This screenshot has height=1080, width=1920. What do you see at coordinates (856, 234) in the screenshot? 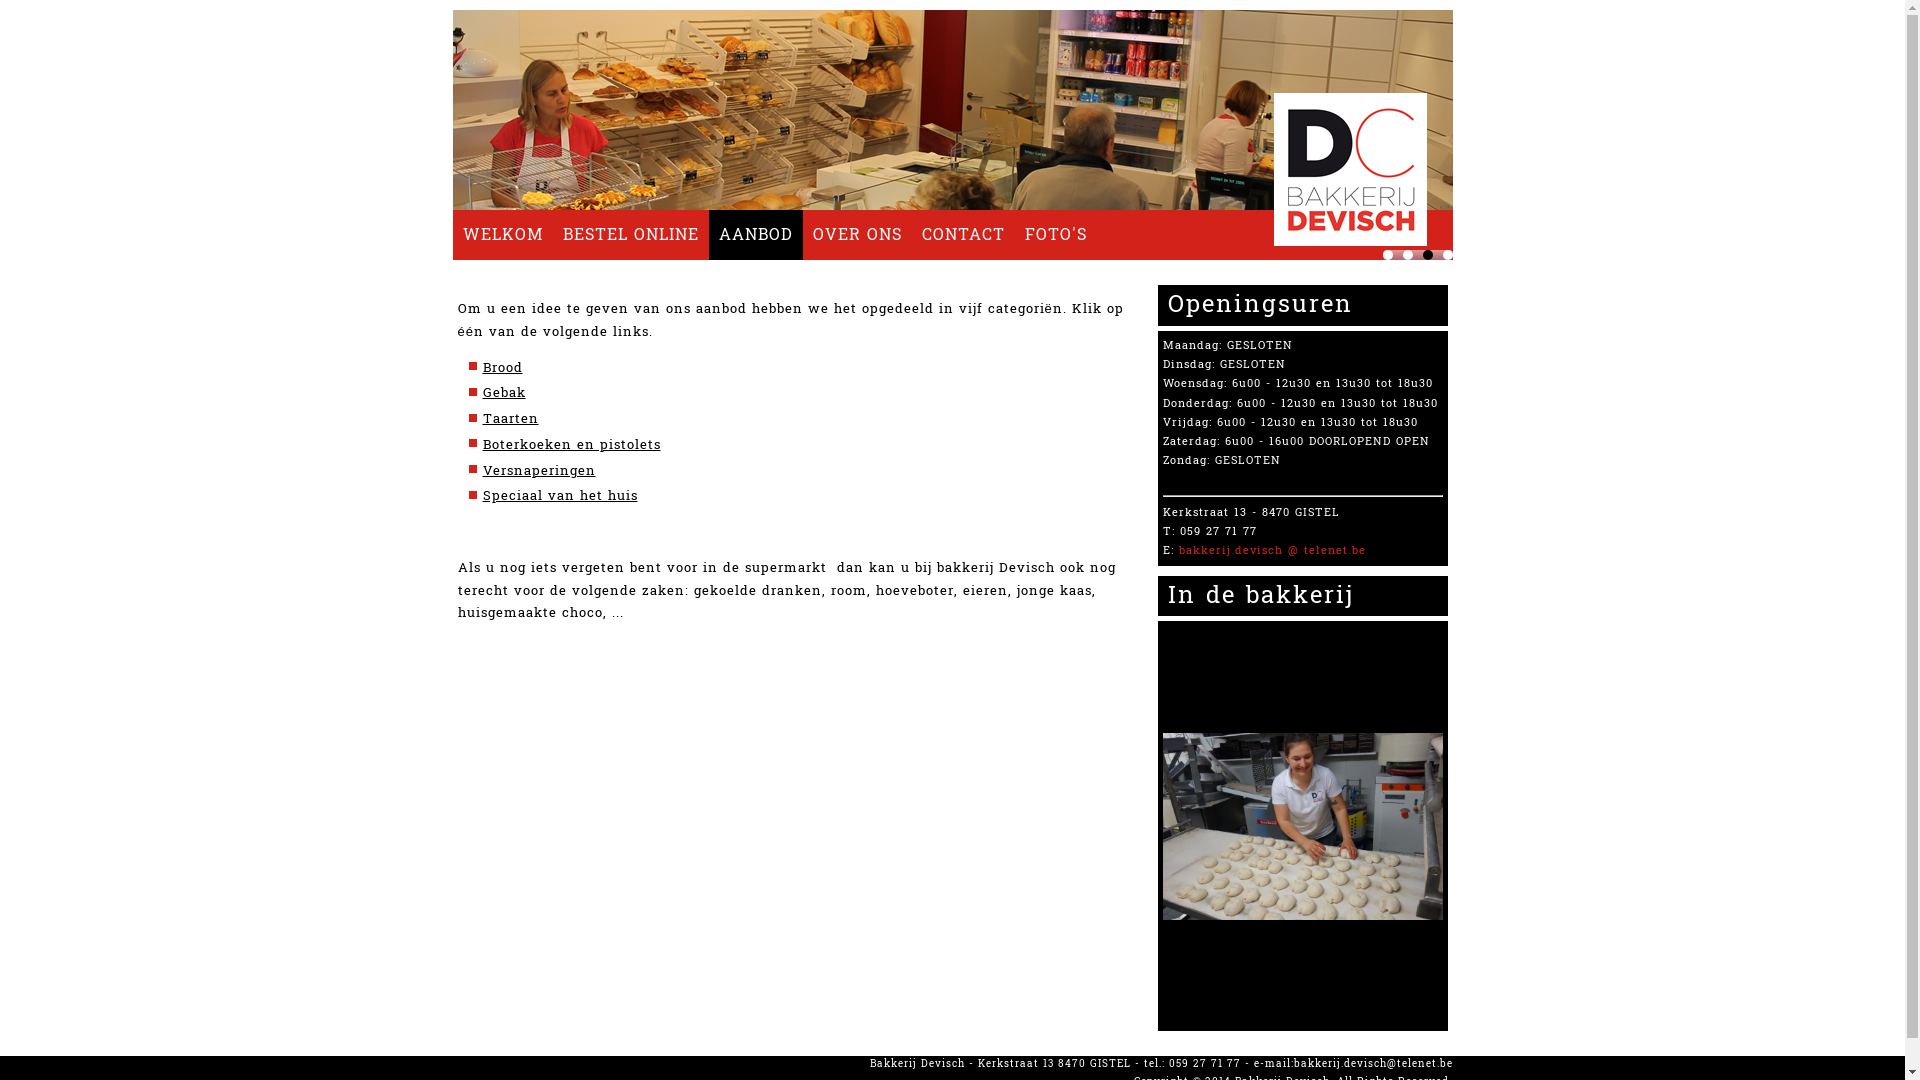
I see `'OVER ONS'` at bounding box center [856, 234].